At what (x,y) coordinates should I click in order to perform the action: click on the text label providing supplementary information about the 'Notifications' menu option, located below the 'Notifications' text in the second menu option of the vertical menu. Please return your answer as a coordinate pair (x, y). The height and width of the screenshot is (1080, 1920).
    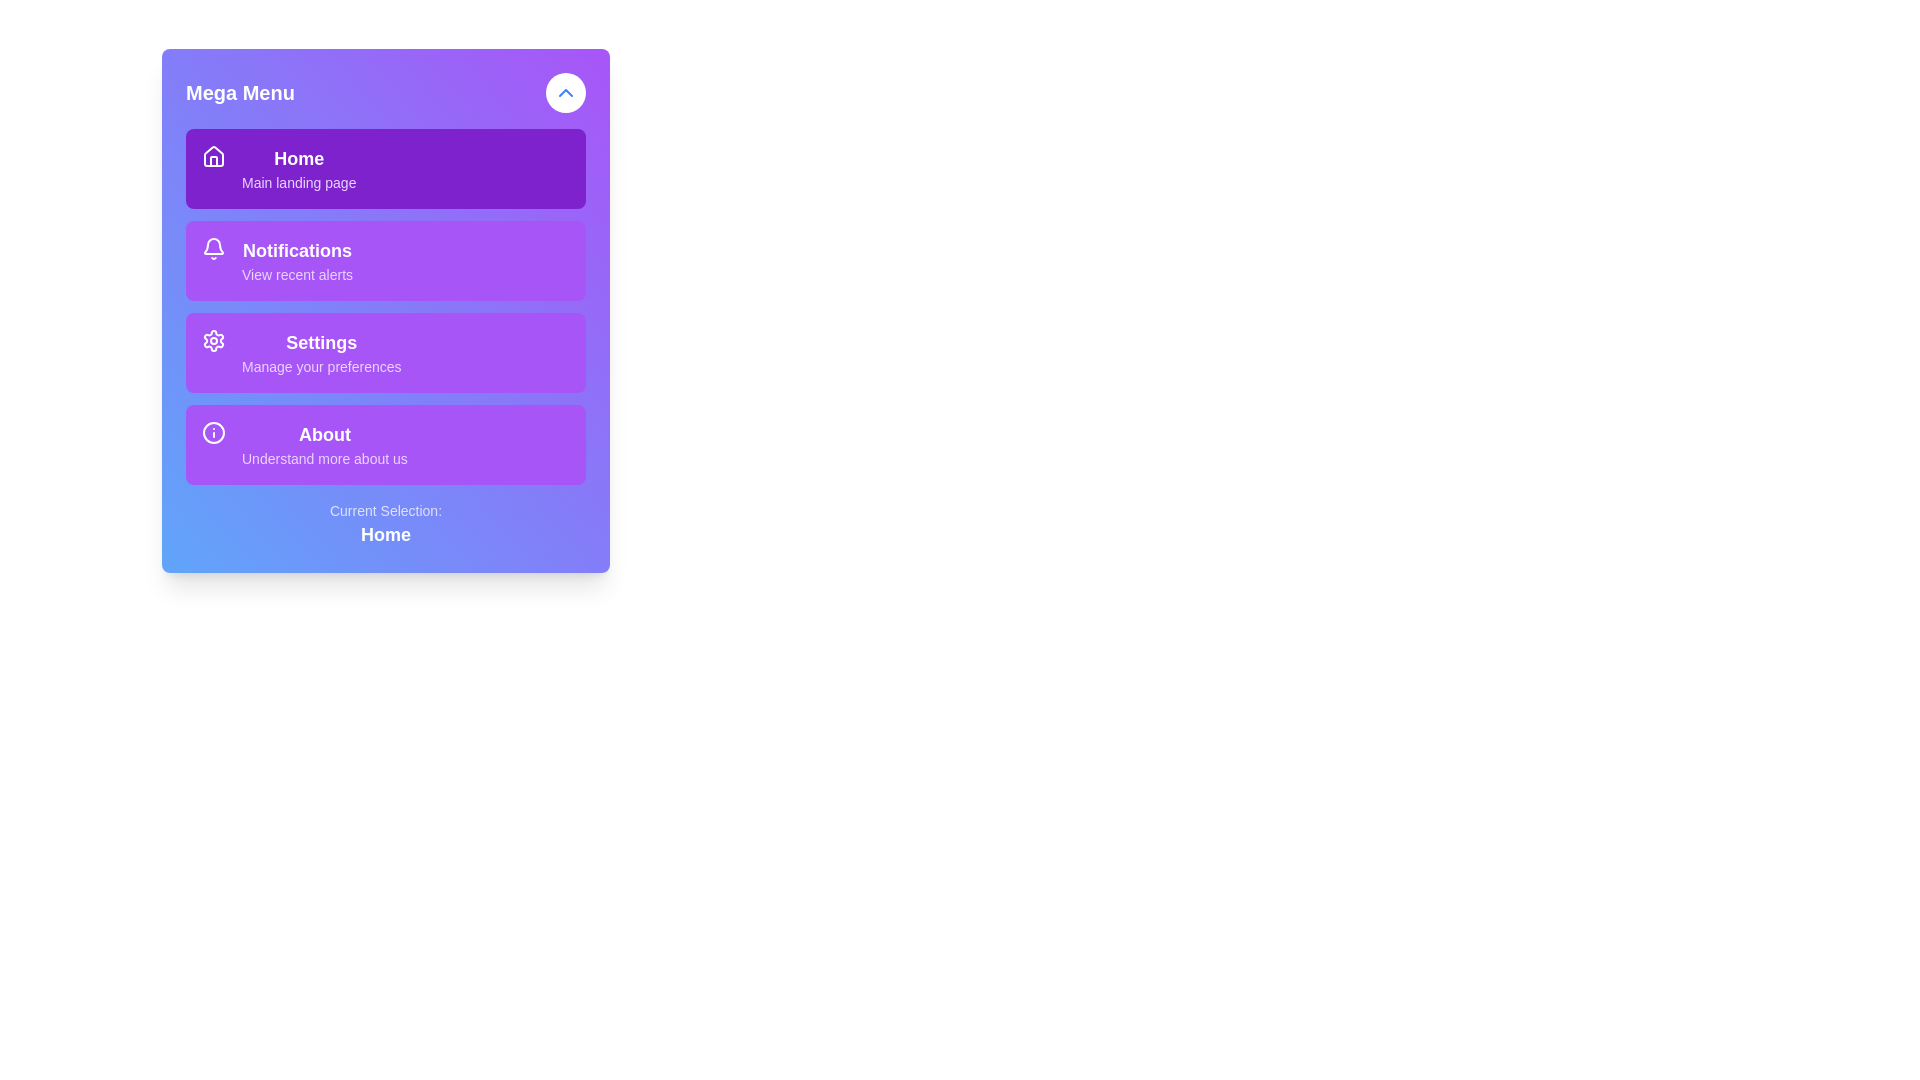
    Looking at the image, I should click on (296, 274).